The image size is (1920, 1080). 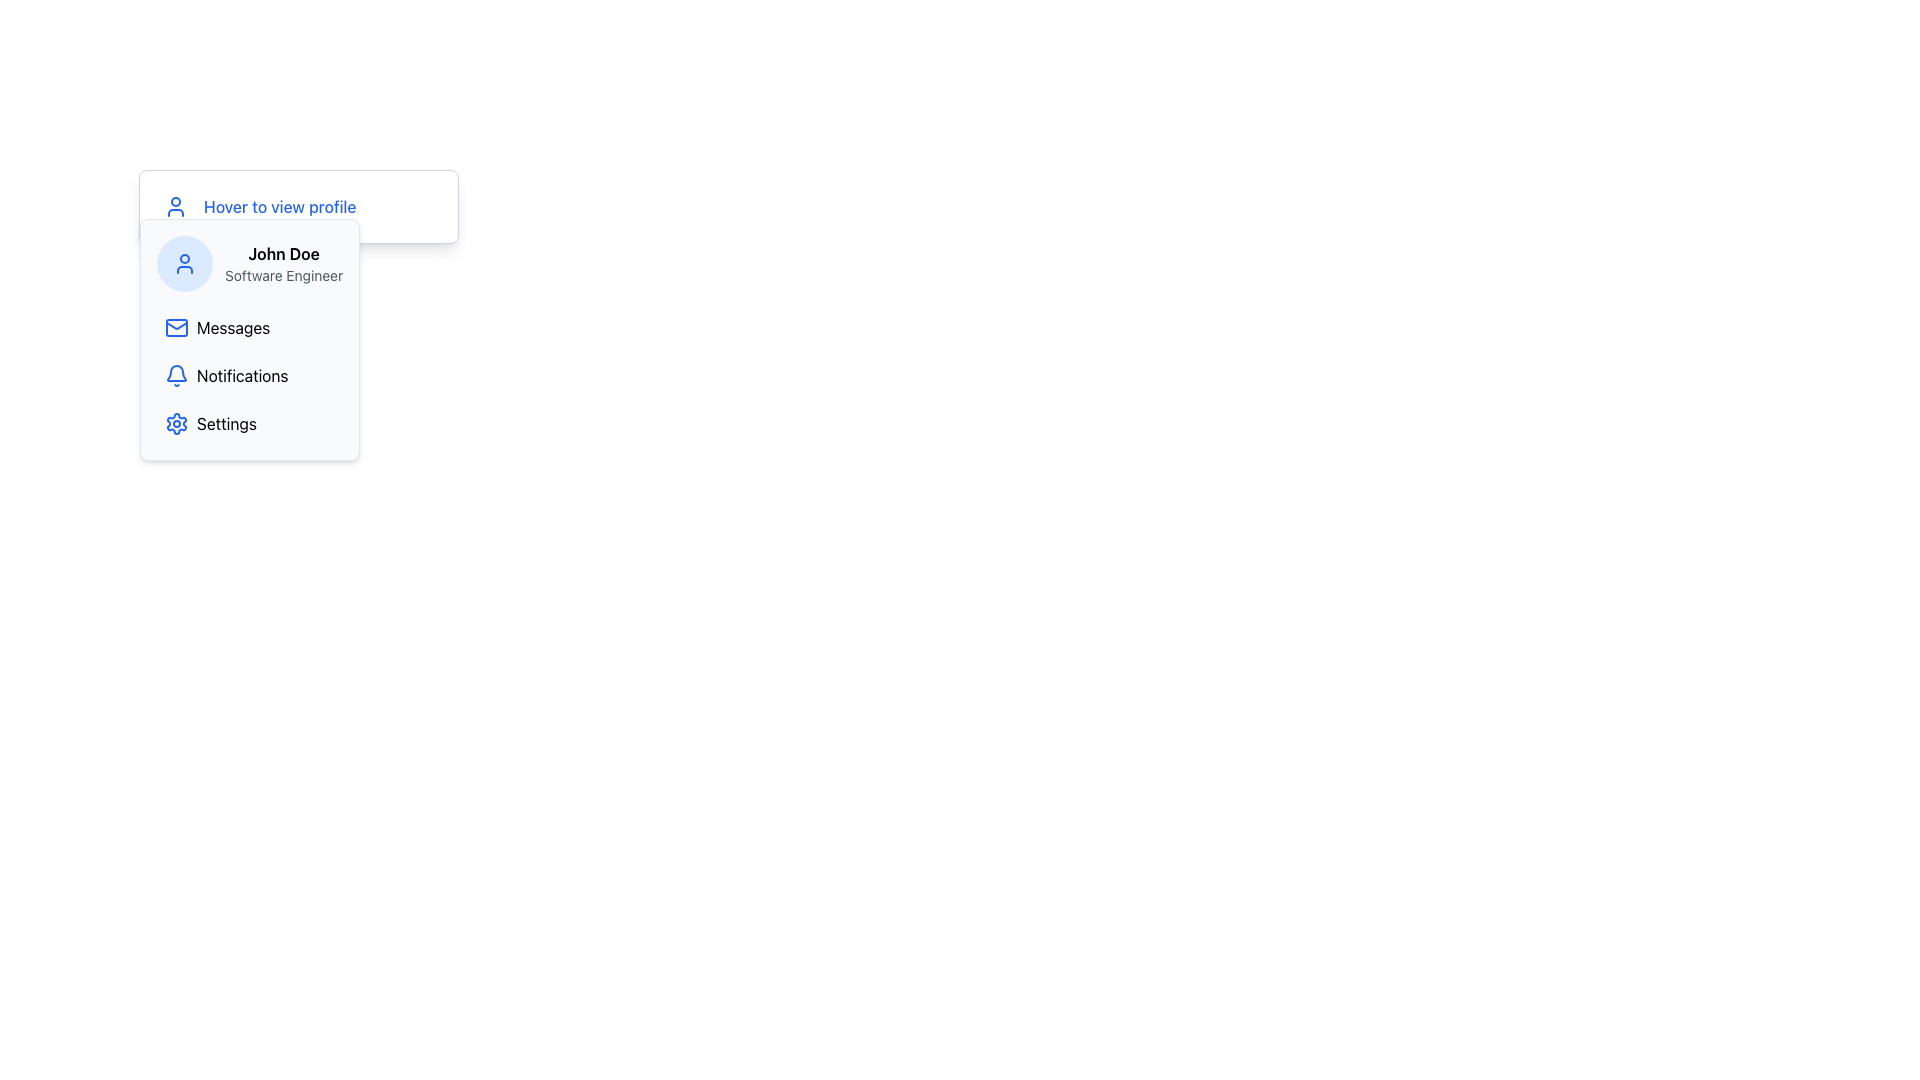 I want to click on the 'Software Engineer' static label which is styled in small gray text, located centrally below the 'John Doe' label in the dropdown menu, so click(x=283, y=276).